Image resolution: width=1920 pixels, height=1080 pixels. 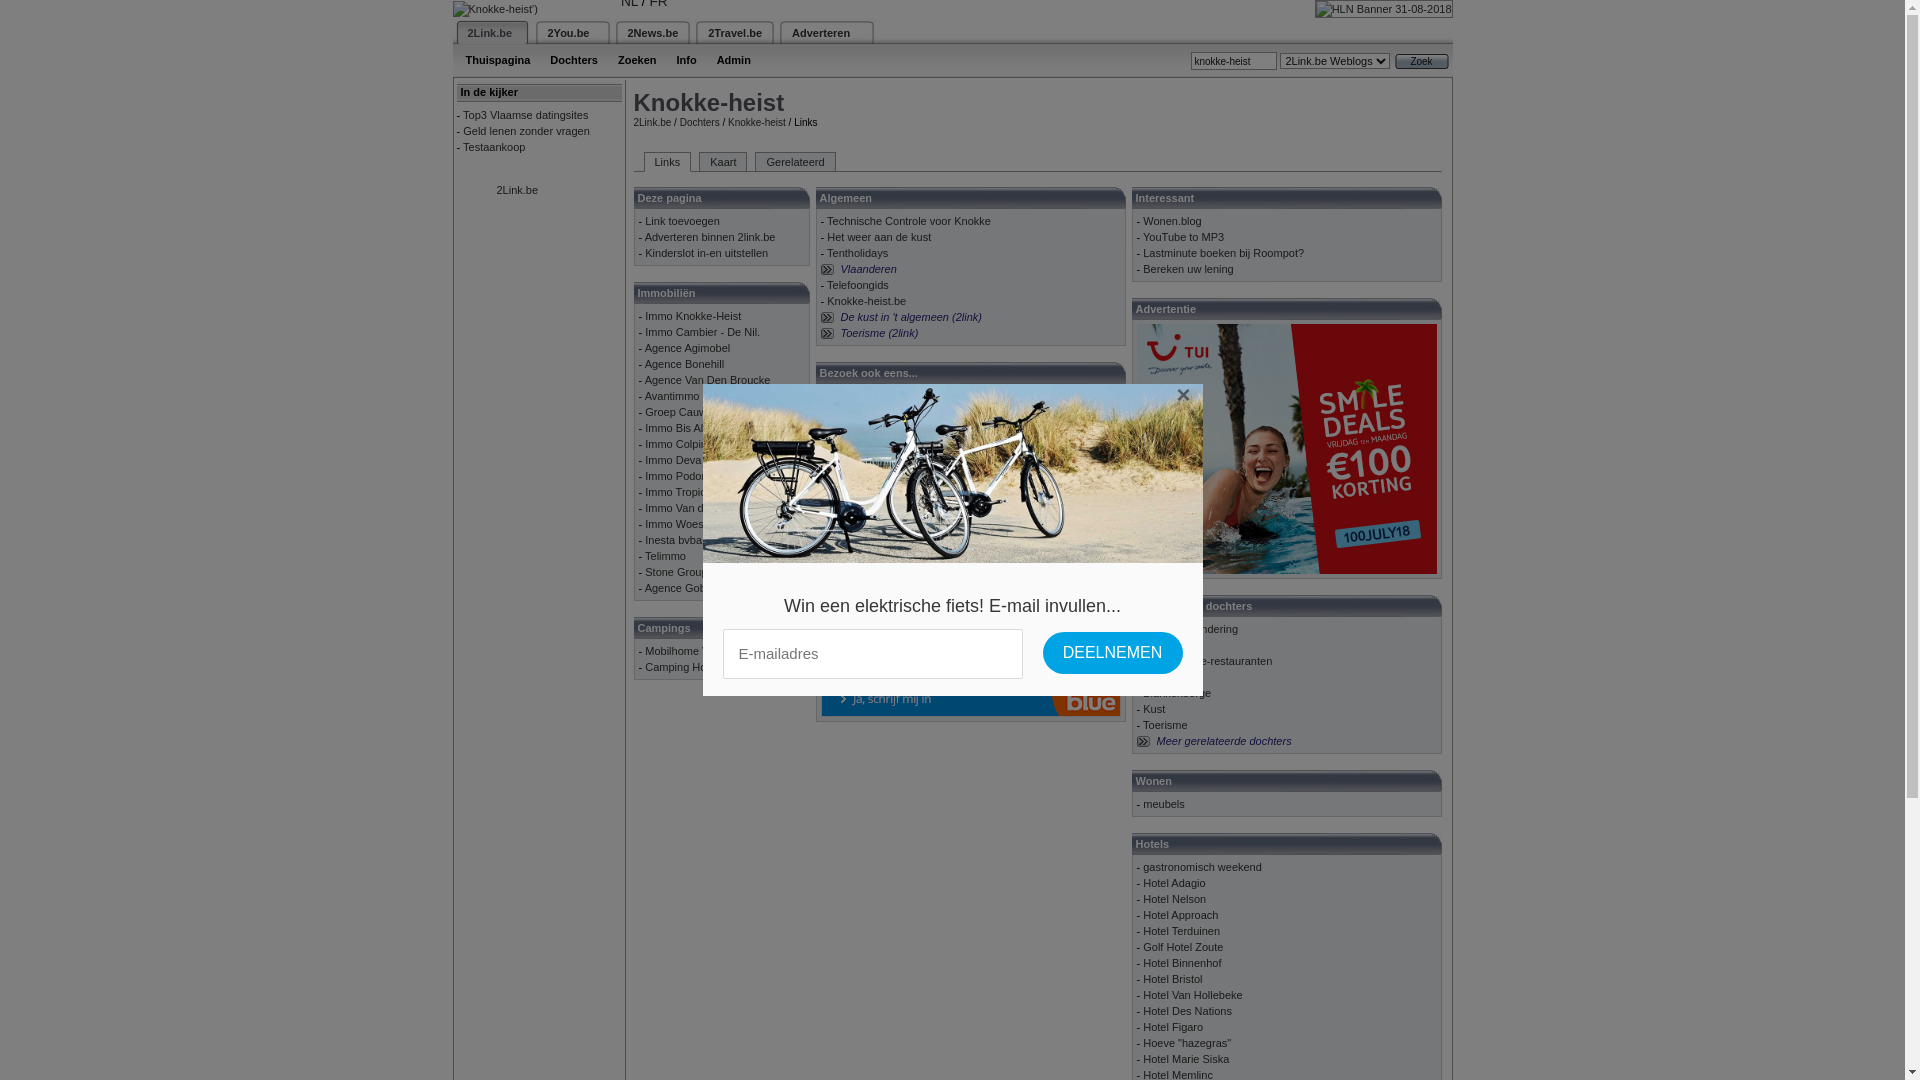 I want to click on '2News.be', so click(x=627, y=33).